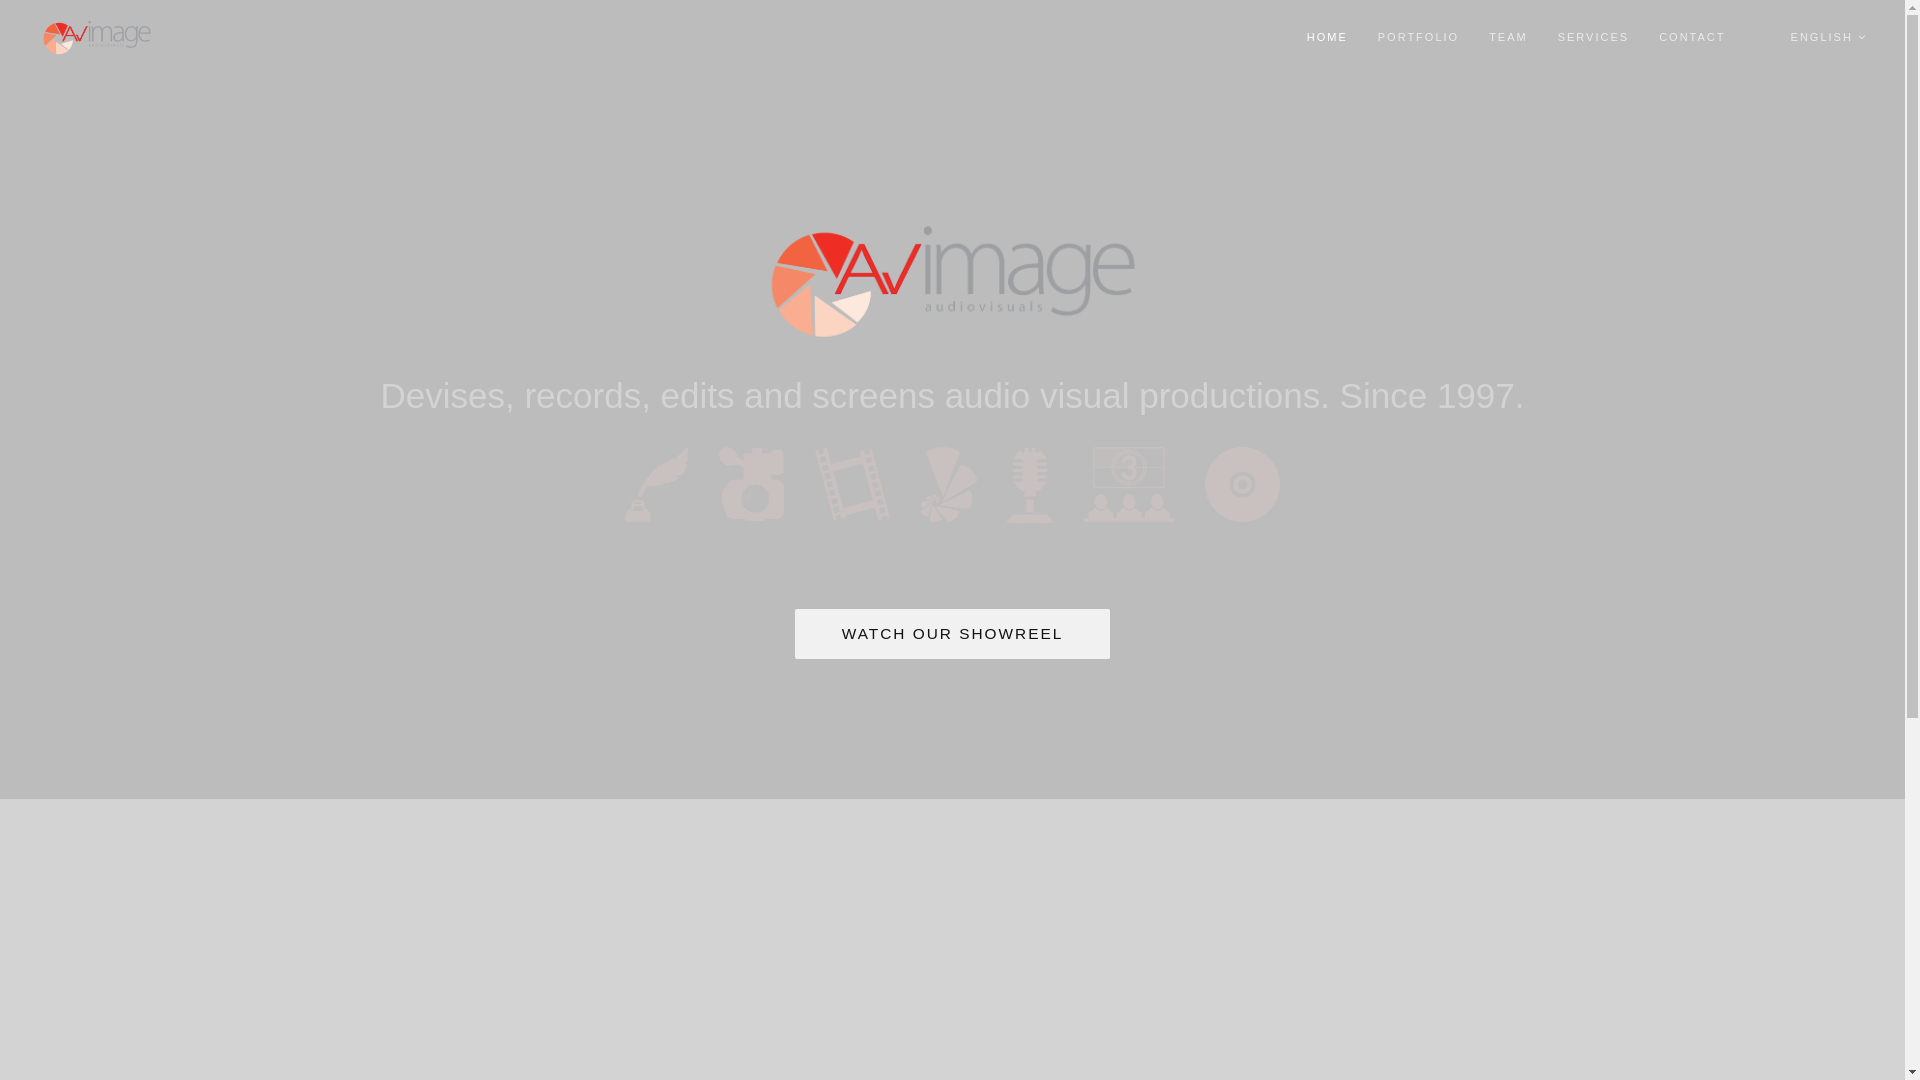  I want to click on 'SERVICES', so click(1592, 37).